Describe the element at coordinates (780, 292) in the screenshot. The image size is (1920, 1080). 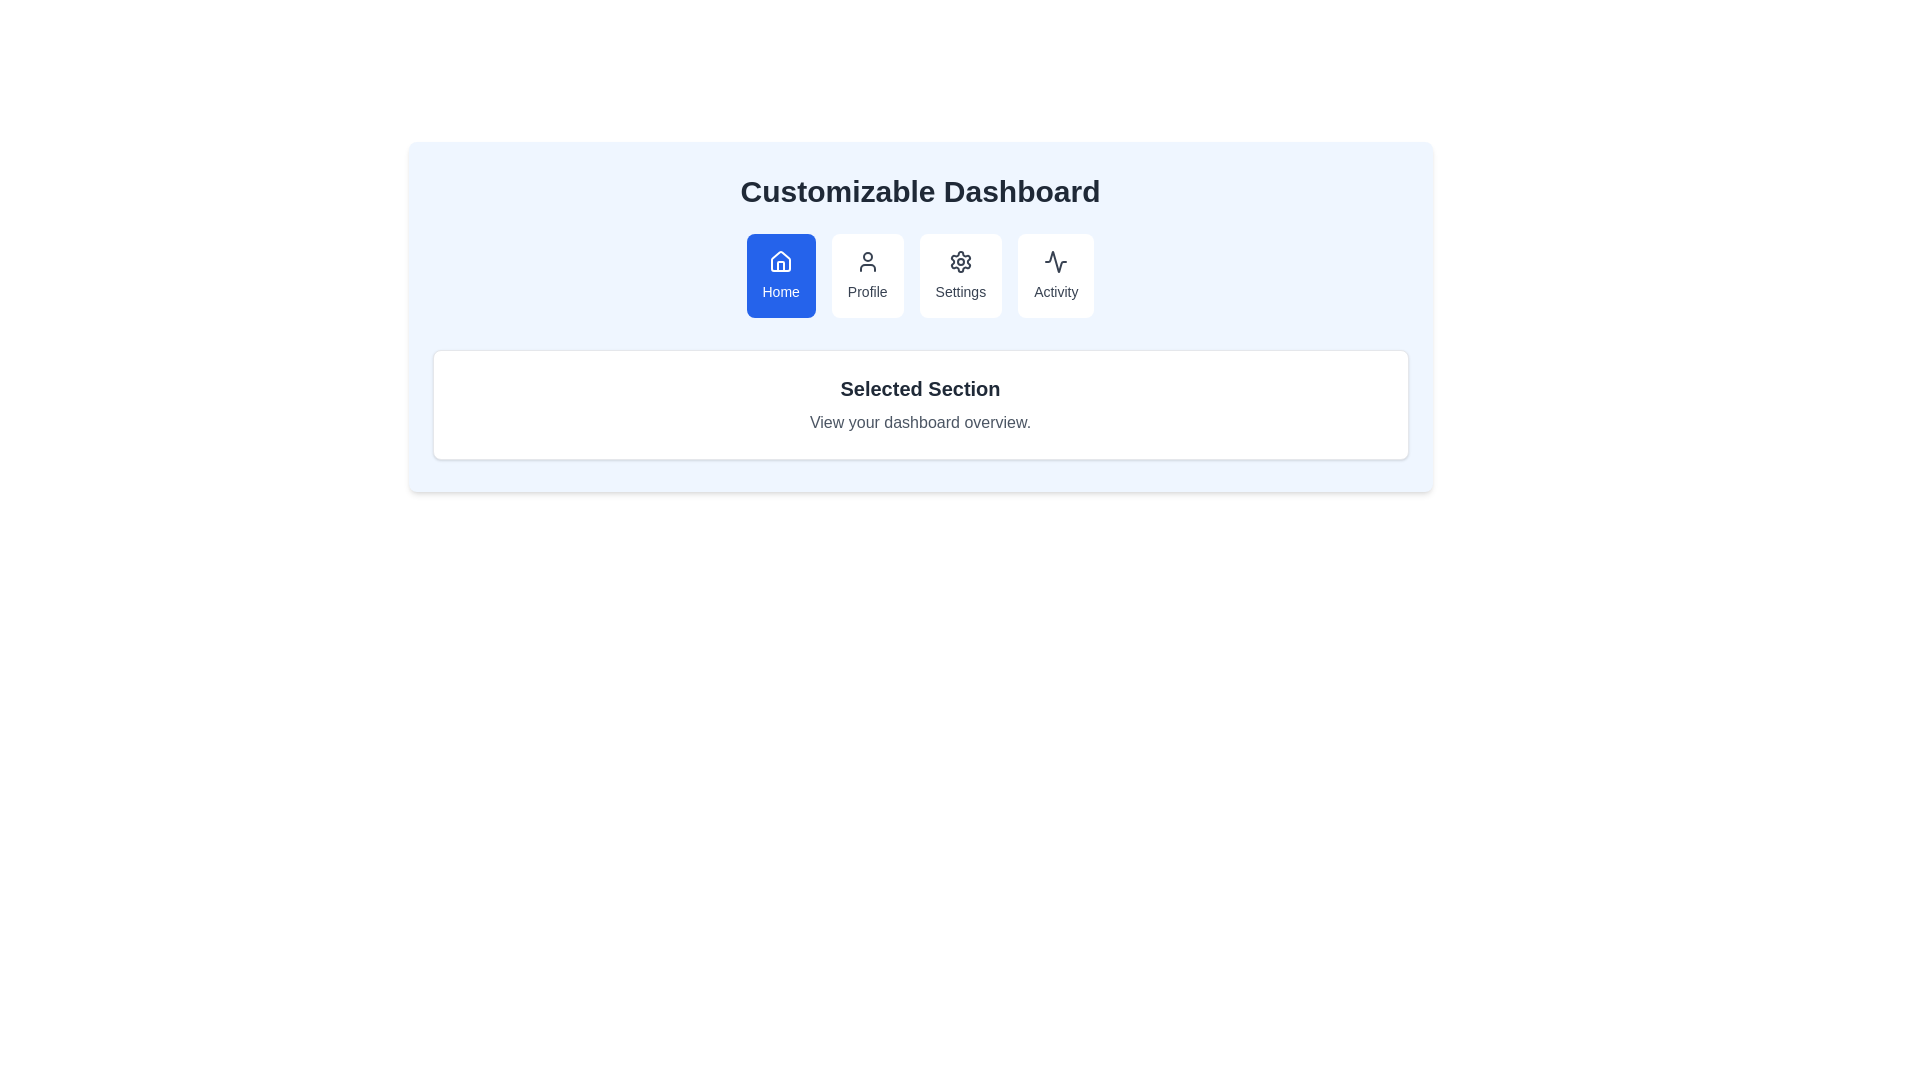
I see `the Static Text Label that describes the 'Home' button, located directly below the house icon in the primary navigation options` at that location.